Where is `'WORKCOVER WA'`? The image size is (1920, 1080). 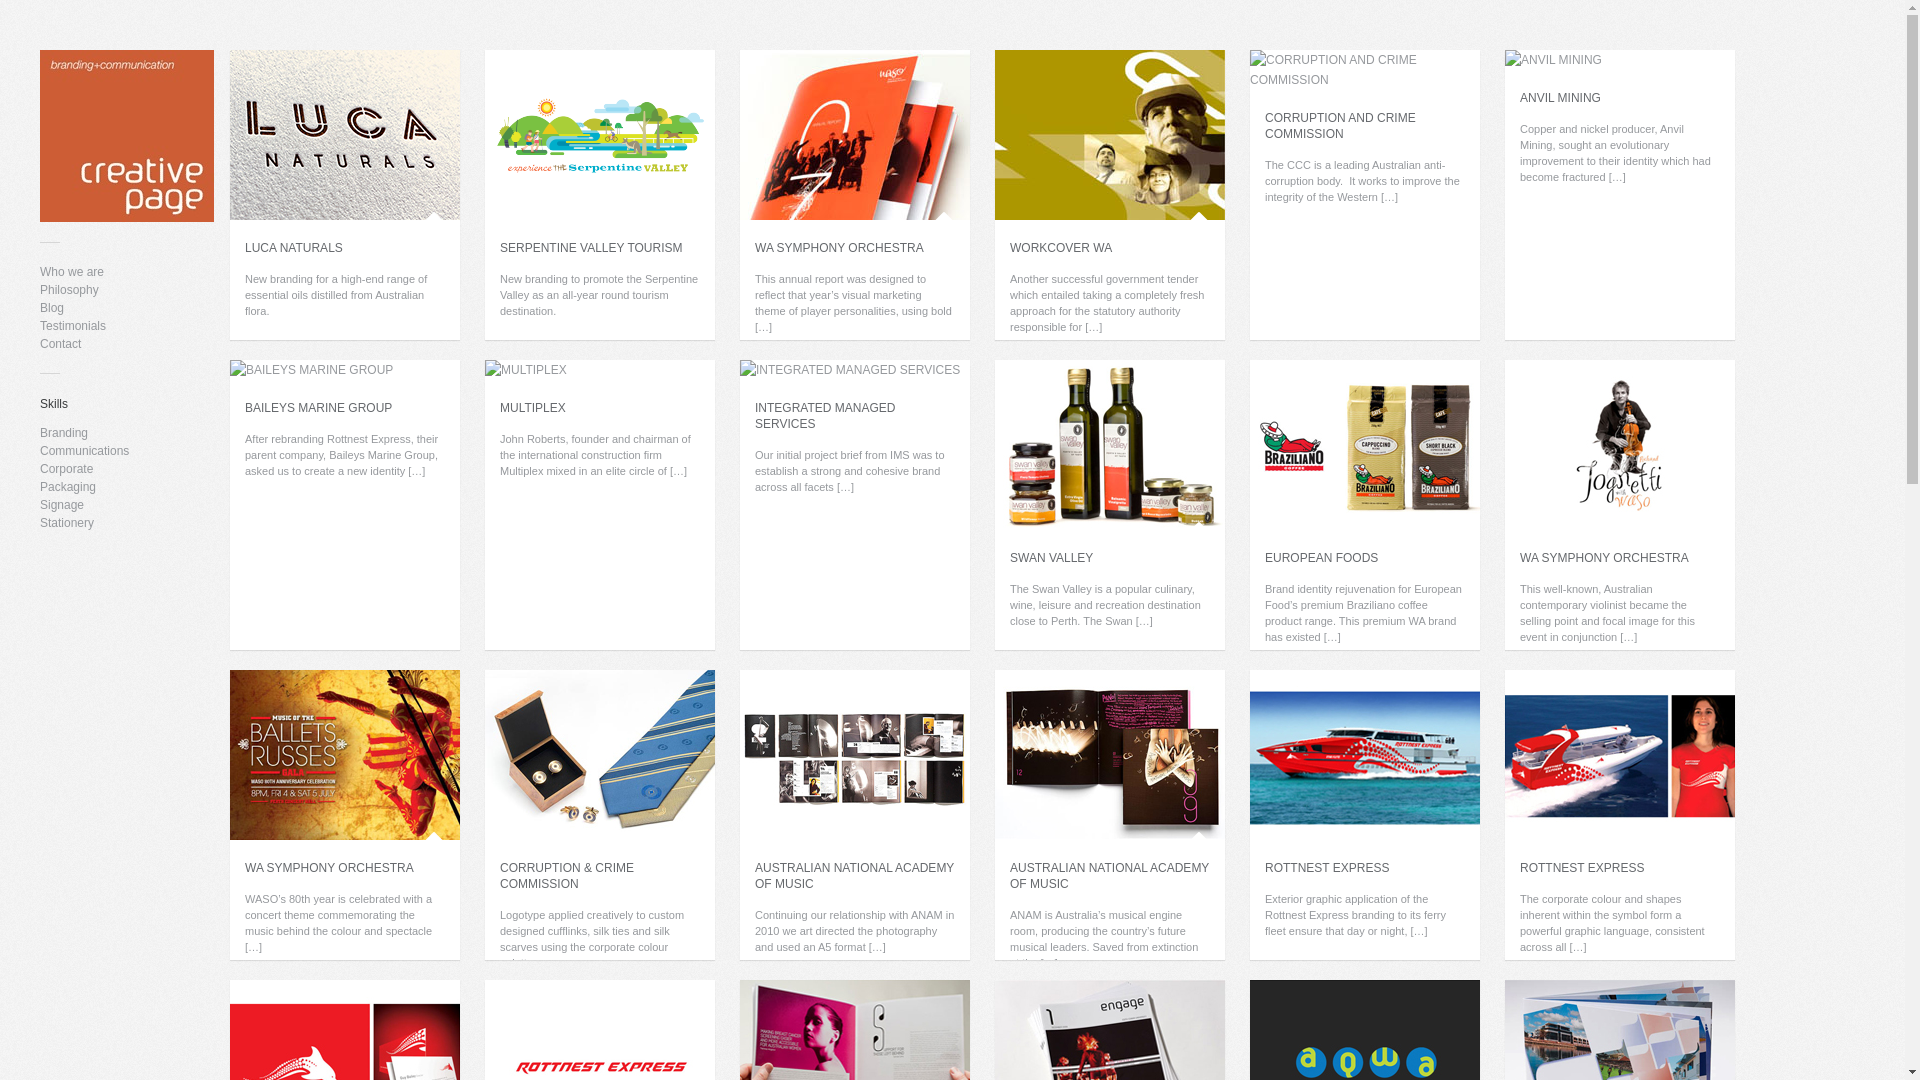
'WORKCOVER WA' is located at coordinates (1059, 246).